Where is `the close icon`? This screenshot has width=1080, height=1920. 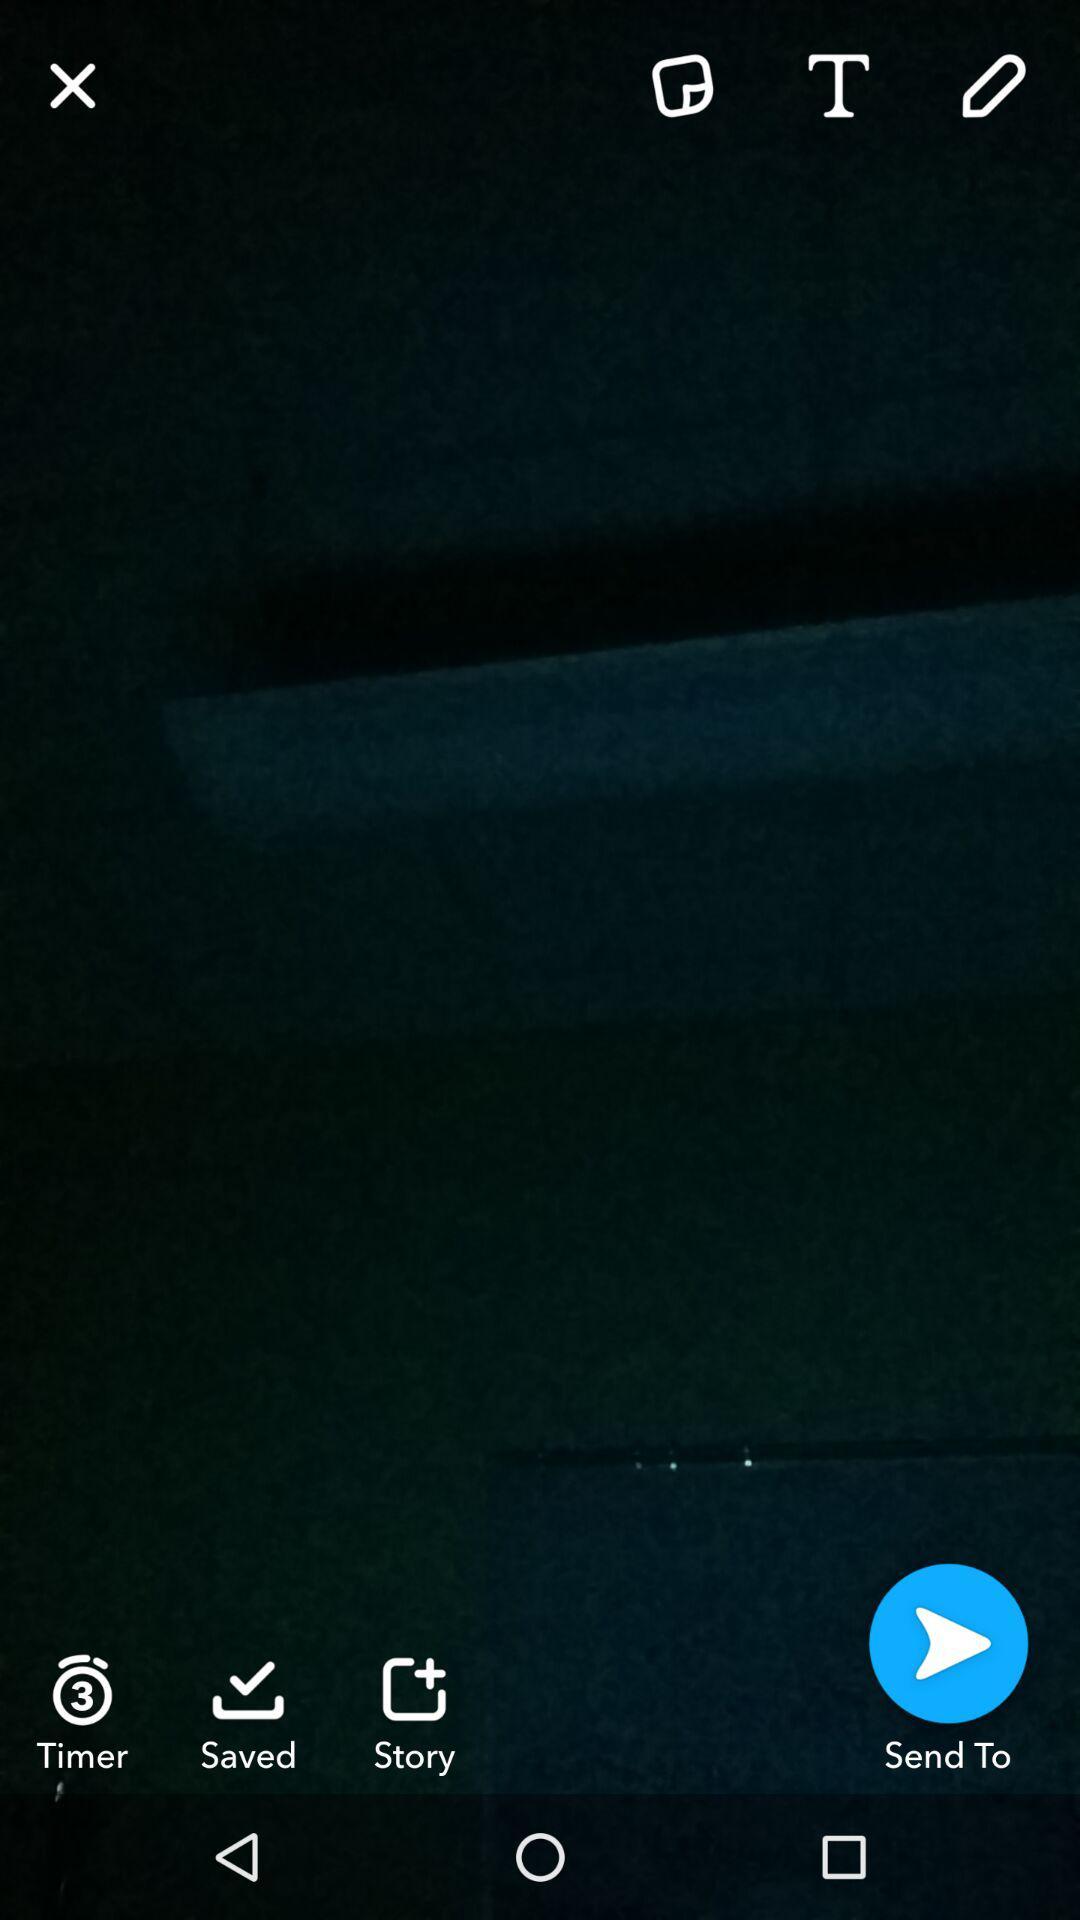
the close icon is located at coordinates (84, 84).